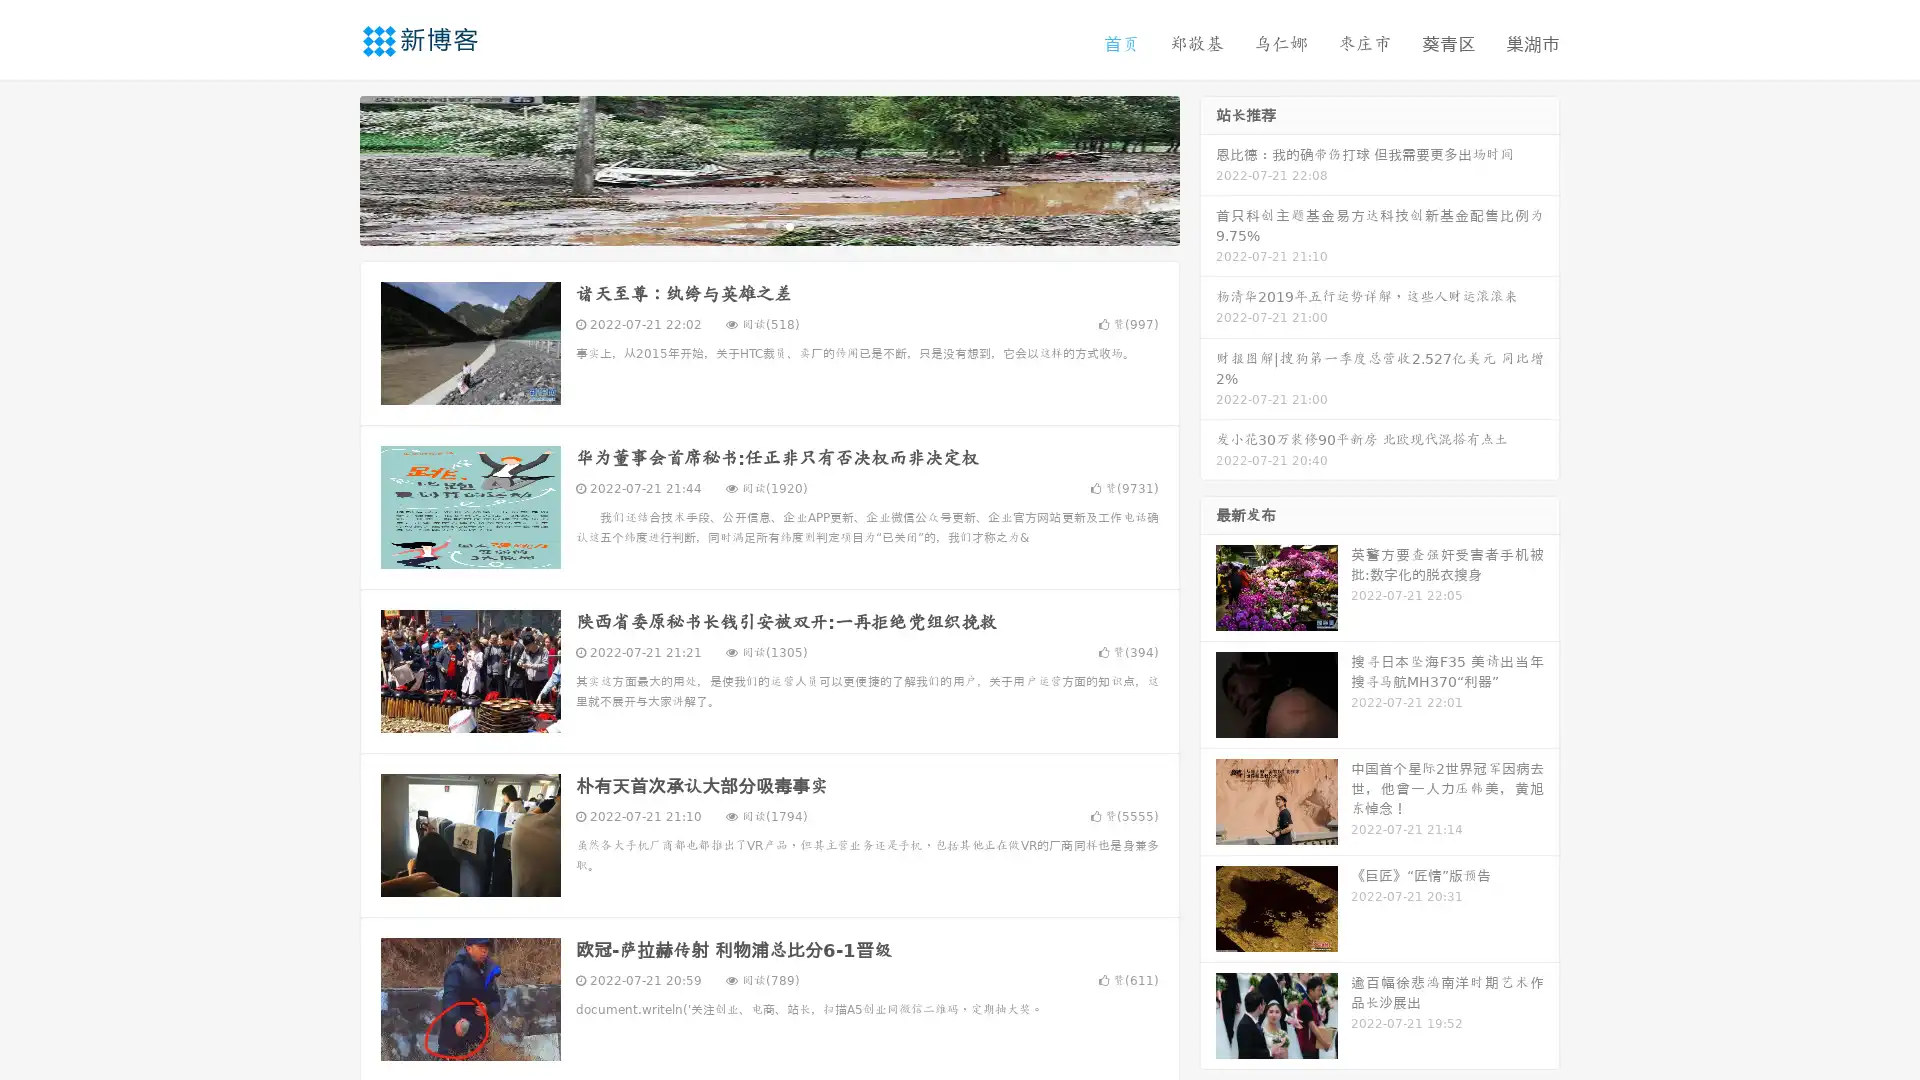 The height and width of the screenshot is (1080, 1920). What do you see at coordinates (789, 225) in the screenshot?
I see `Go to slide 3` at bounding box center [789, 225].